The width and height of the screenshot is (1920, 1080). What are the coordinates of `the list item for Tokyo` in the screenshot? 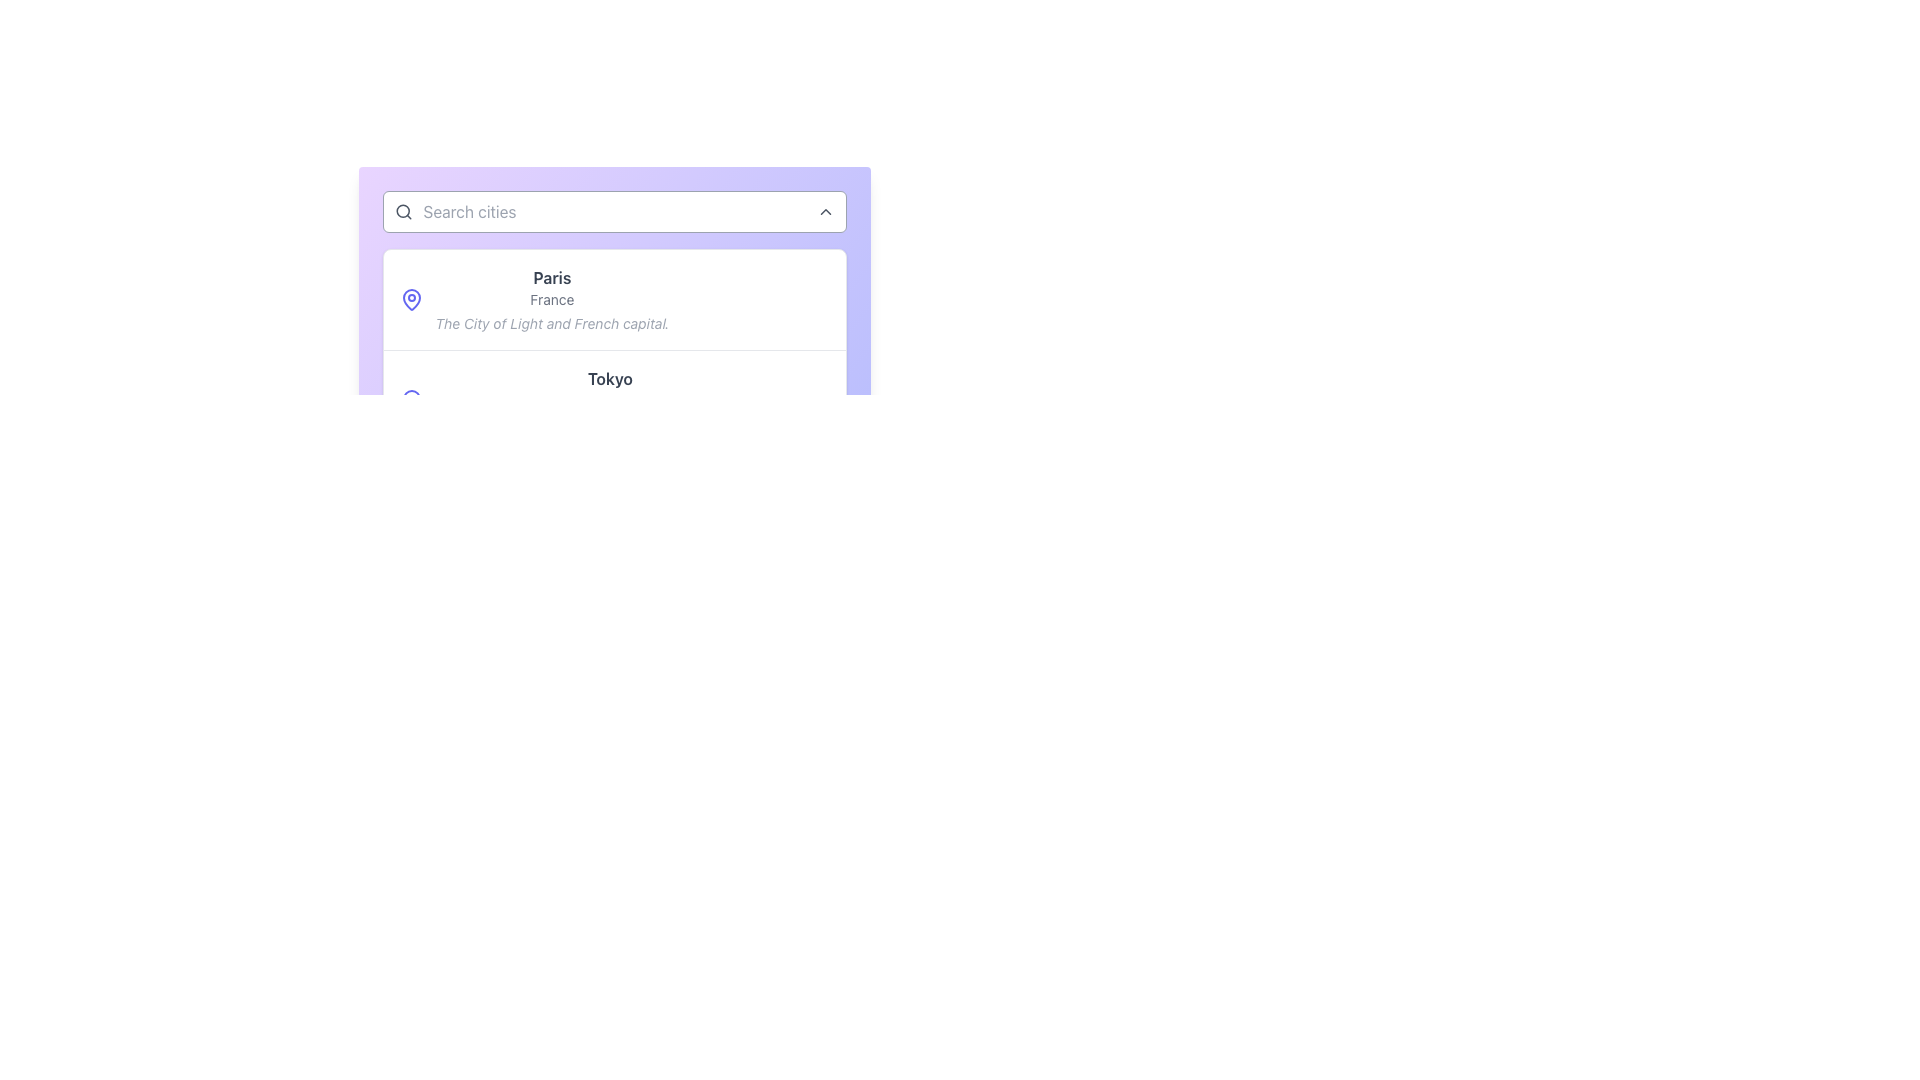 It's located at (613, 400).